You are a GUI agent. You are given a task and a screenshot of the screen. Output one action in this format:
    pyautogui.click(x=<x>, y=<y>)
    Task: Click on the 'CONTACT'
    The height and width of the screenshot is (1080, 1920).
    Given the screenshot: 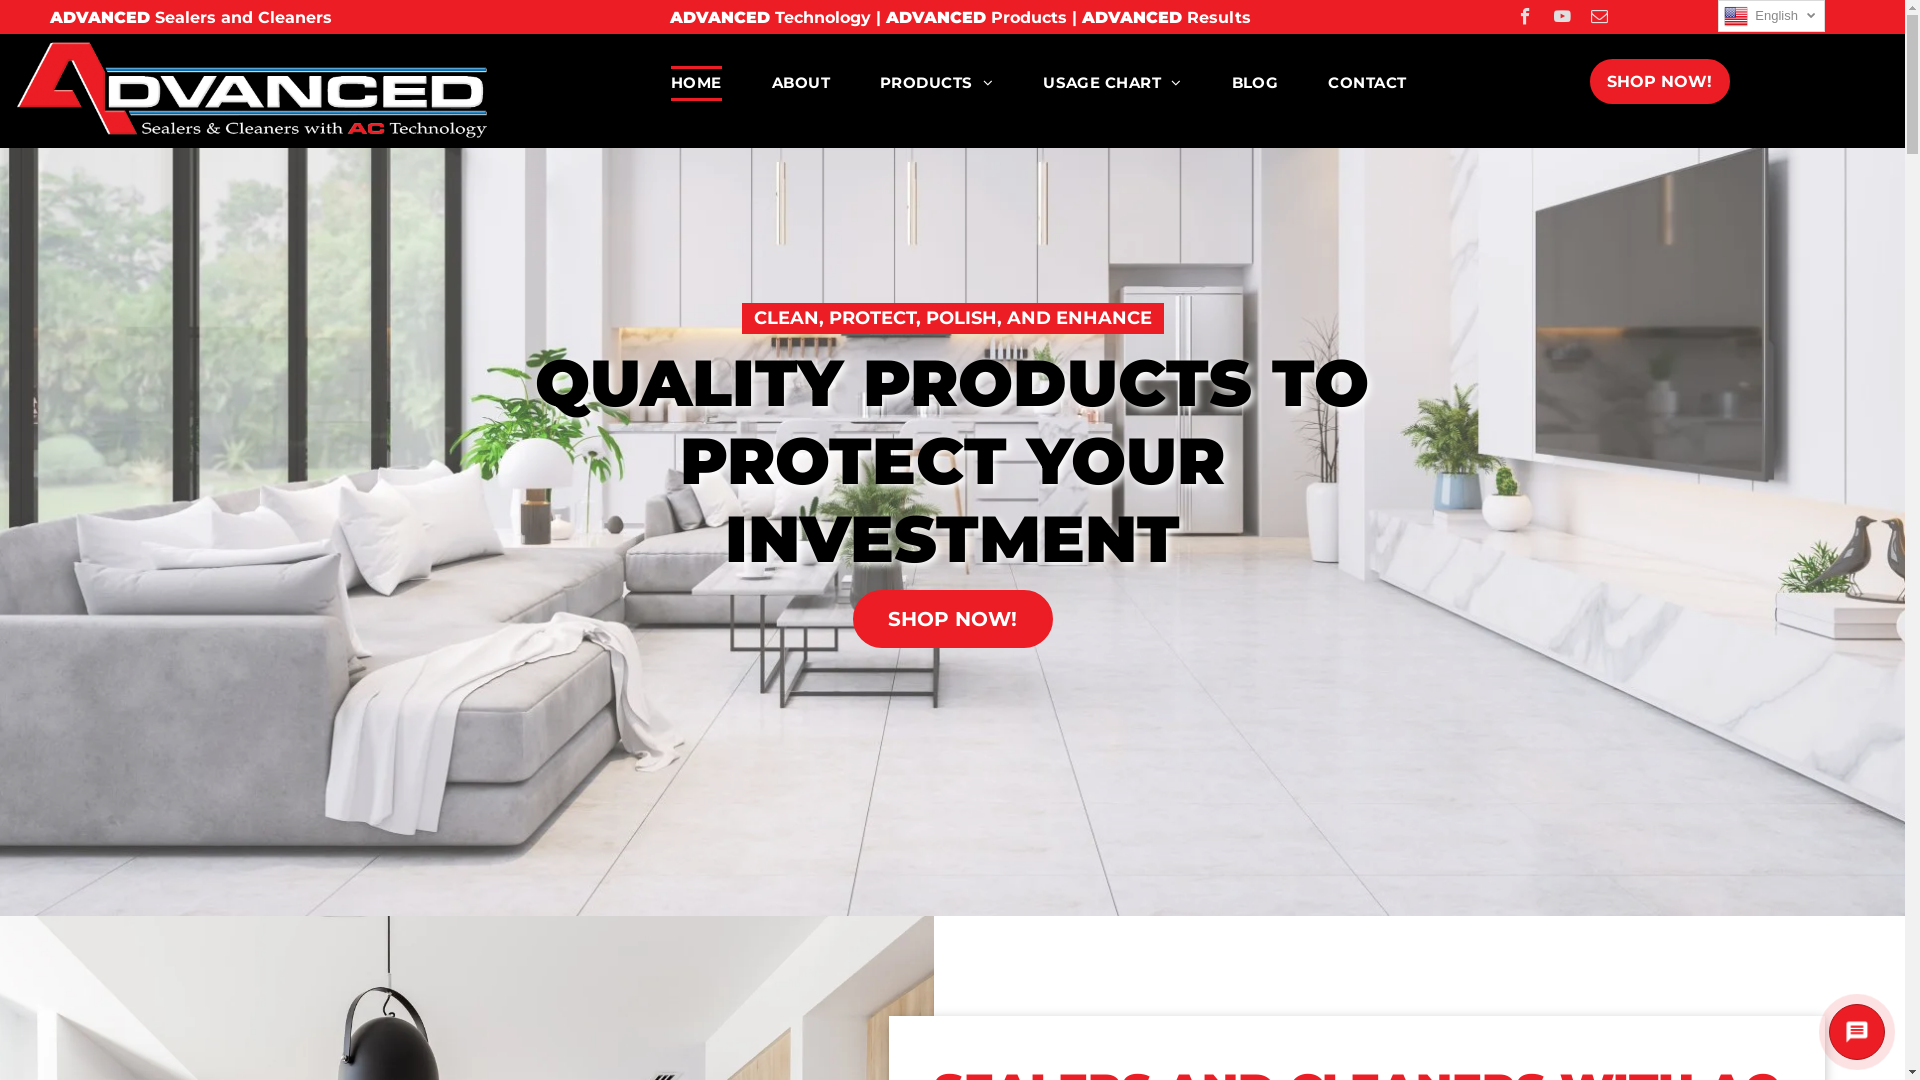 What is the action you would take?
    pyautogui.click(x=1366, y=82)
    